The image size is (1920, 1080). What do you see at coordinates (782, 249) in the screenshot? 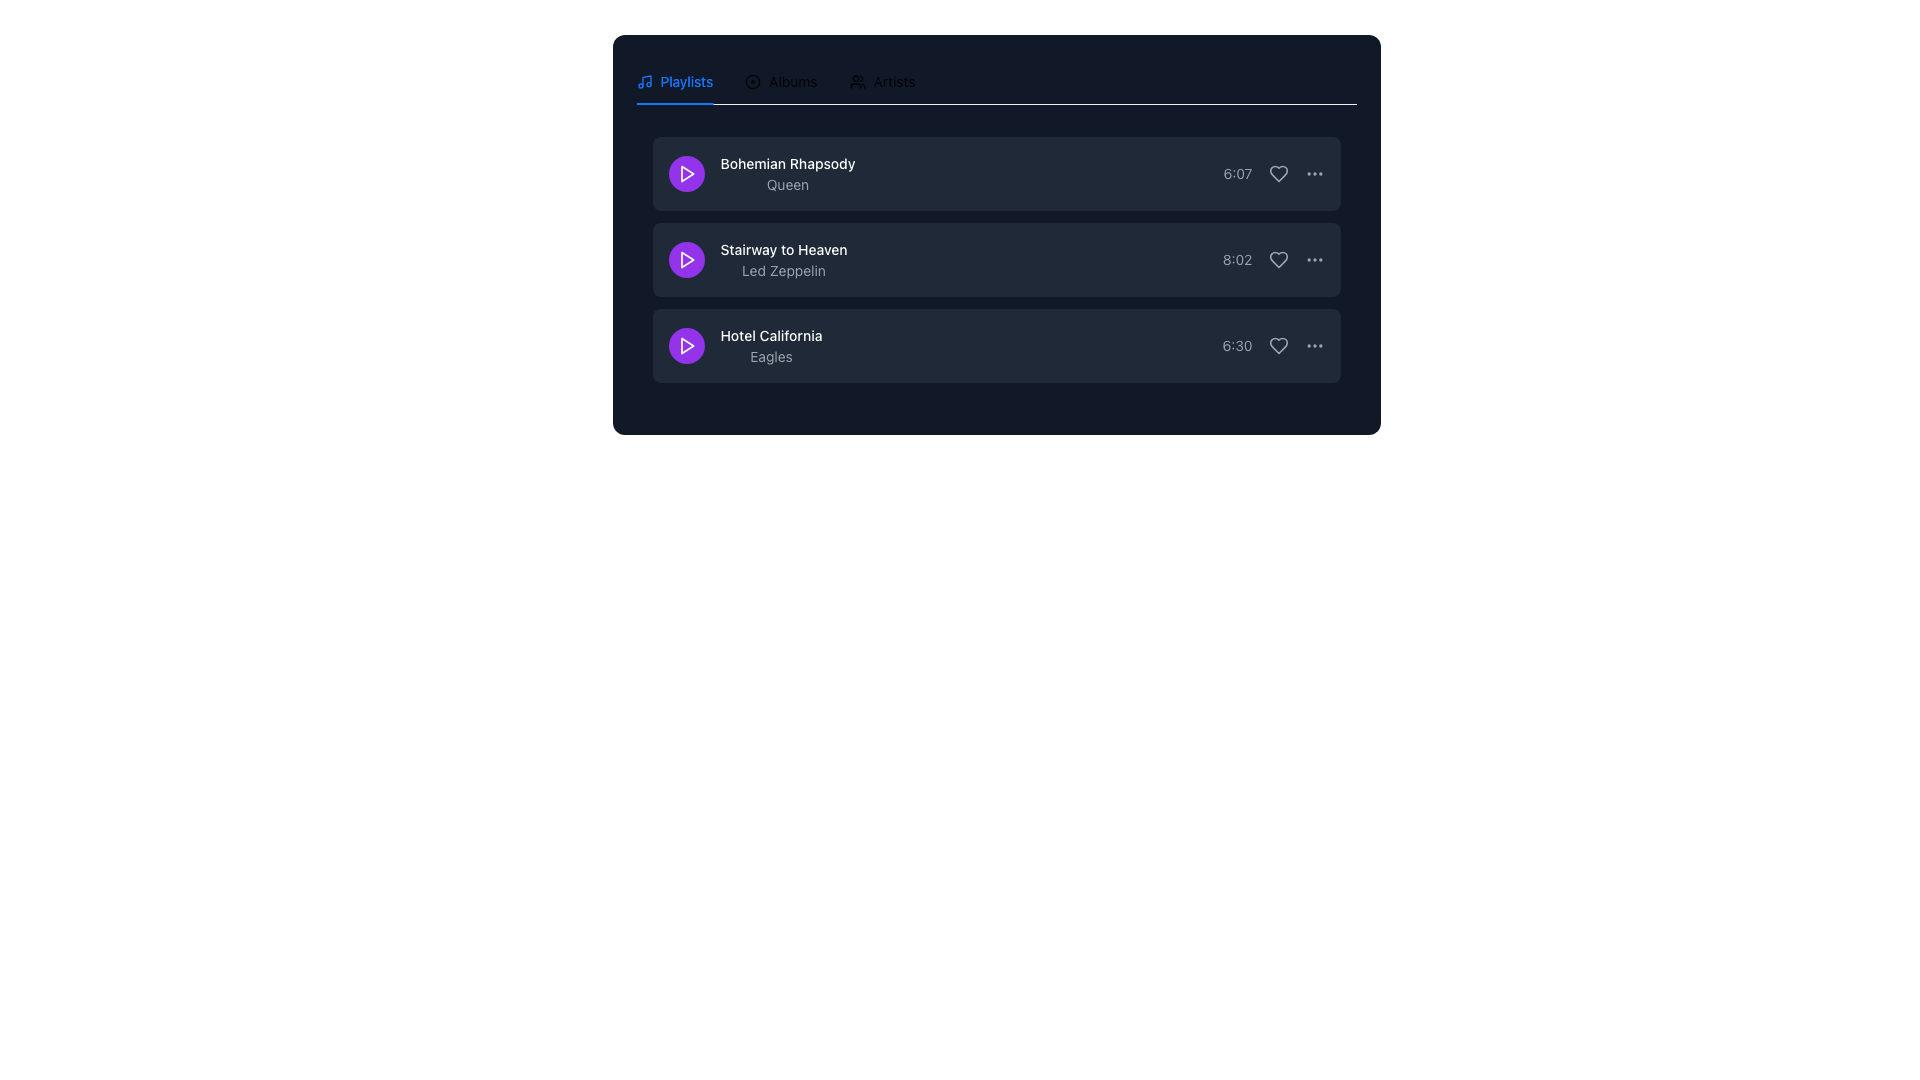
I see `title of the song displayed in the text label located in the second row of the playlist interface, above the text 'Led Zeppelin'` at bounding box center [782, 249].